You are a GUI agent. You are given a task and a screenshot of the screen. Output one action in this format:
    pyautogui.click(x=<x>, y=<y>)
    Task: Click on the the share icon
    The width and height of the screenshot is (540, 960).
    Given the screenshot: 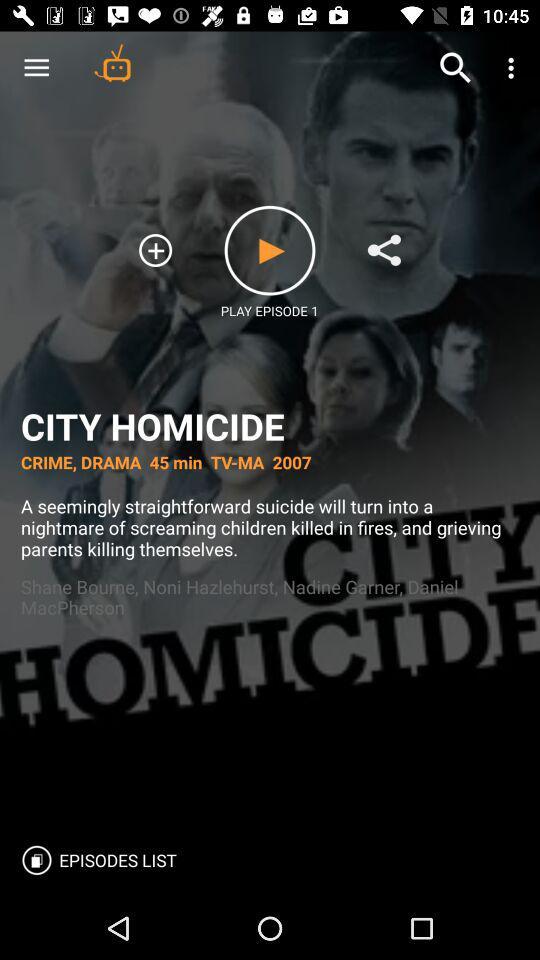 What is the action you would take?
    pyautogui.click(x=384, y=249)
    